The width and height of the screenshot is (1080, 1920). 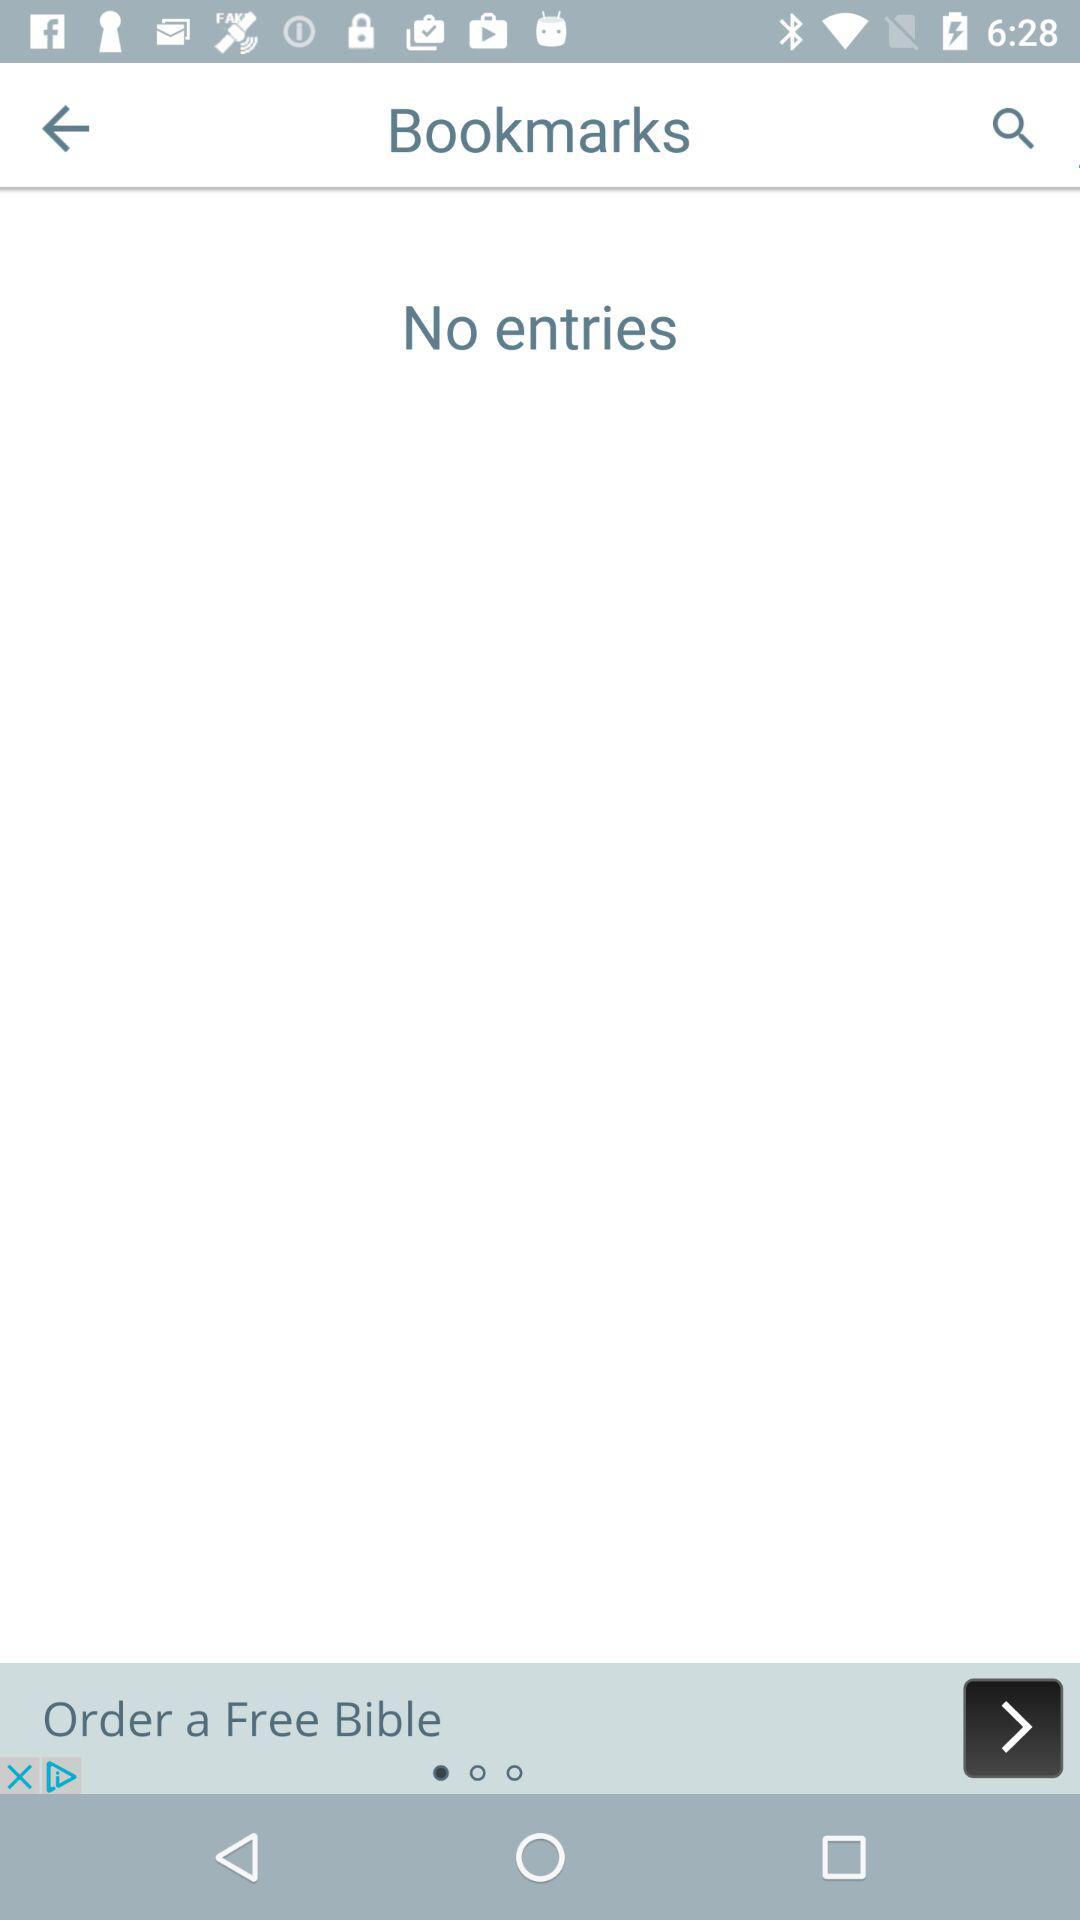 I want to click on the search icon, so click(x=1013, y=127).